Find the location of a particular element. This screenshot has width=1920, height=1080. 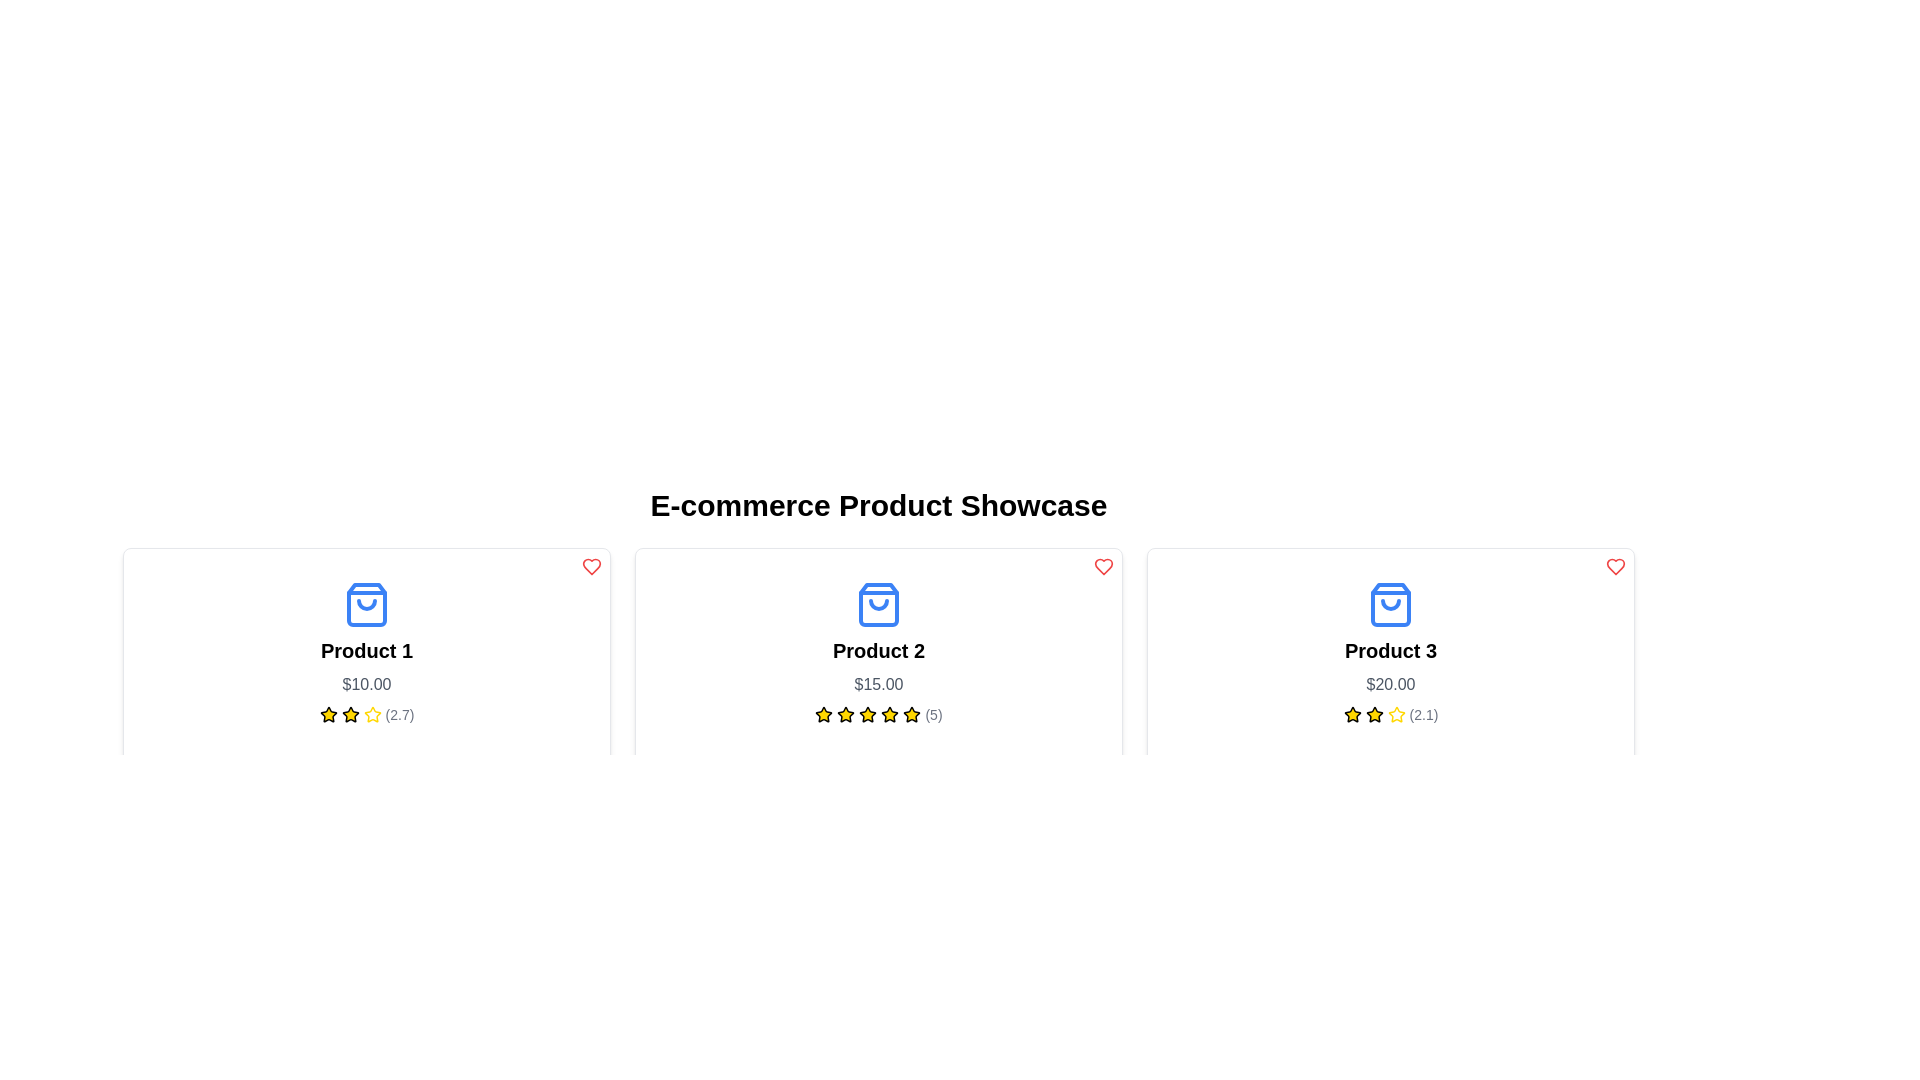

the third five-pointed star icon with a gold-colored stroke in the product card for 'Product 3' is located at coordinates (1395, 713).